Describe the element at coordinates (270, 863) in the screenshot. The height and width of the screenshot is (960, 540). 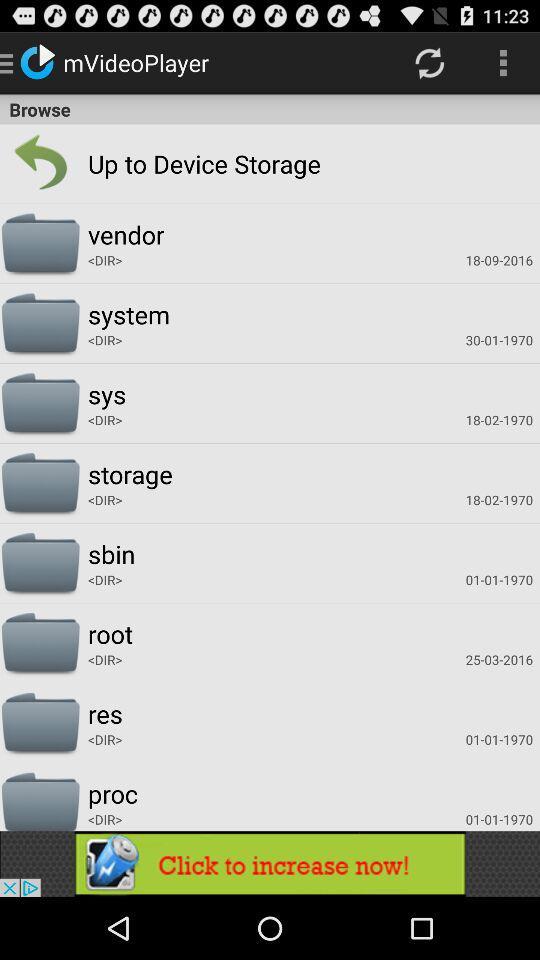
I see `item at the bottom` at that location.